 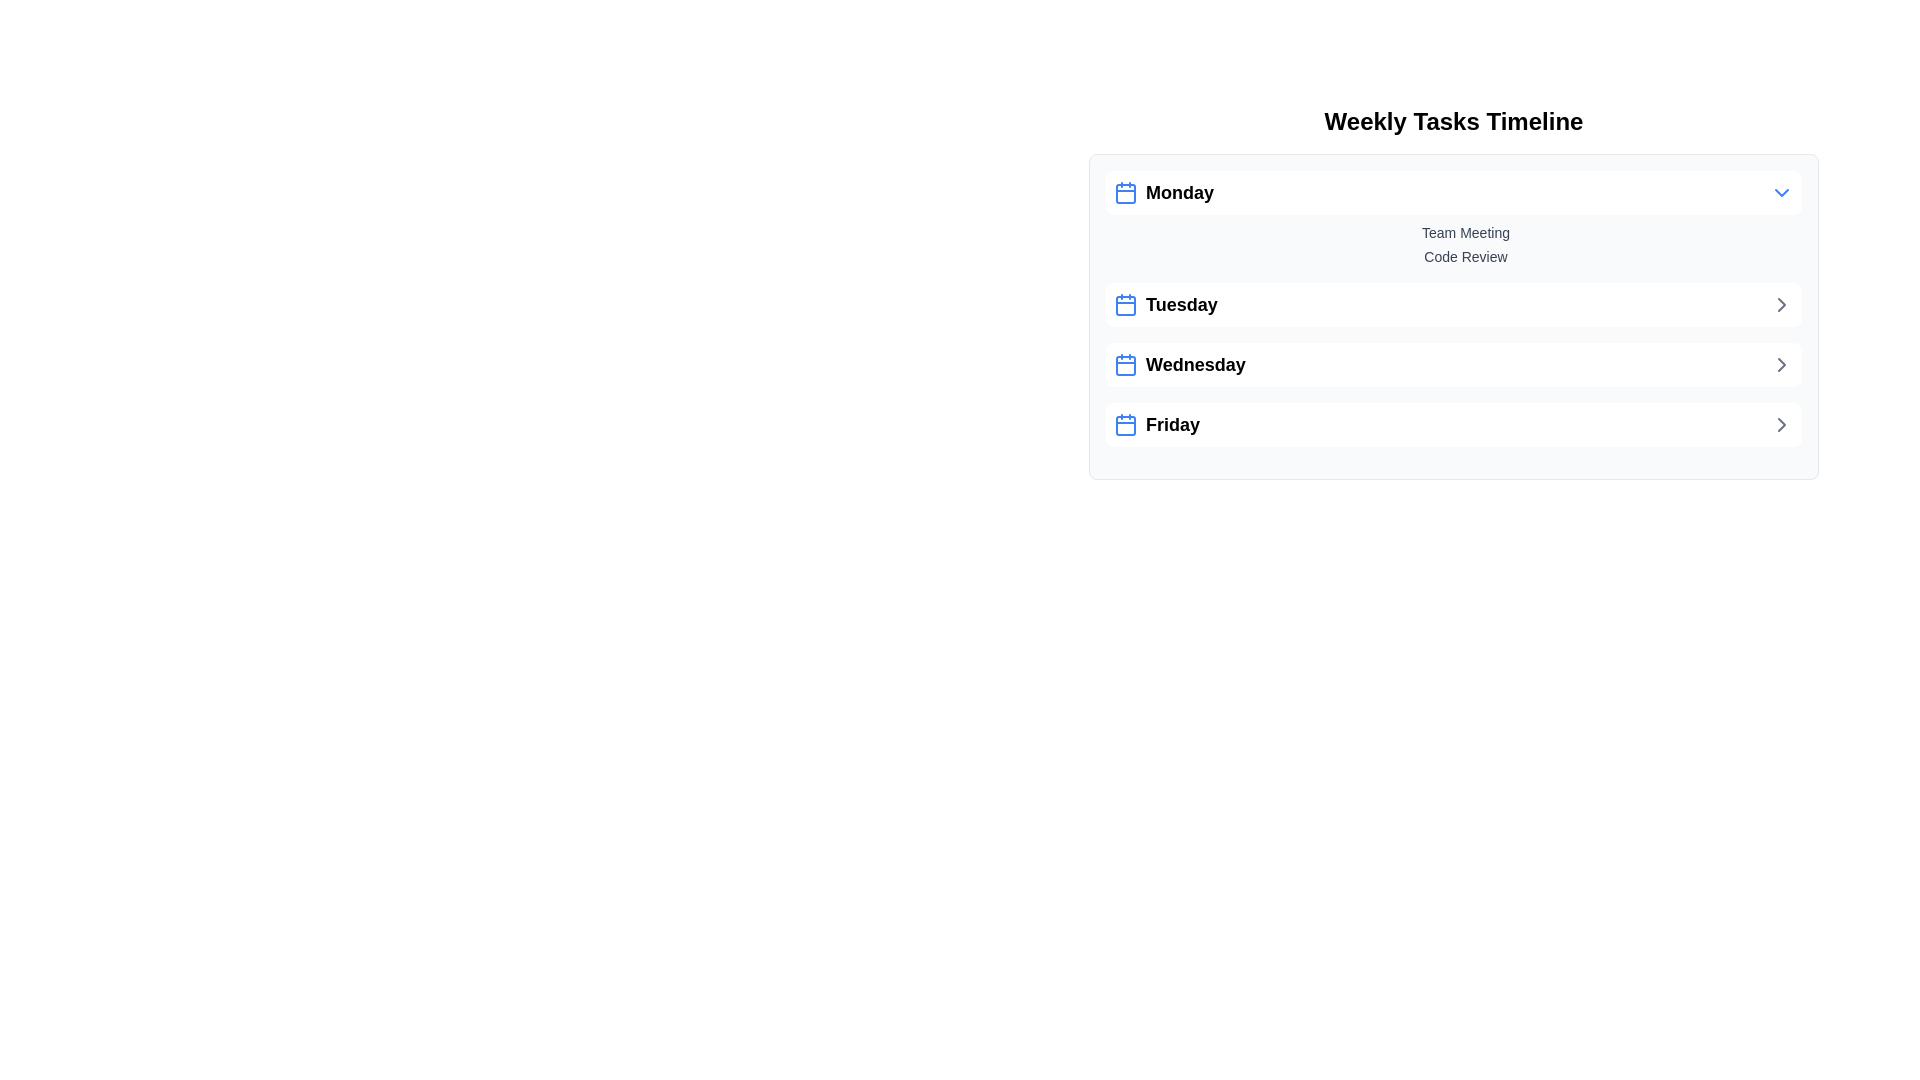 What do you see at coordinates (1126, 423) in the screenshot?
I see `the calendar icon that is blue in color with strokes indicating the grid, located at the start of the text 'Friday' in the last row of the list on the right side panel` at bounding box center [1126, 423].